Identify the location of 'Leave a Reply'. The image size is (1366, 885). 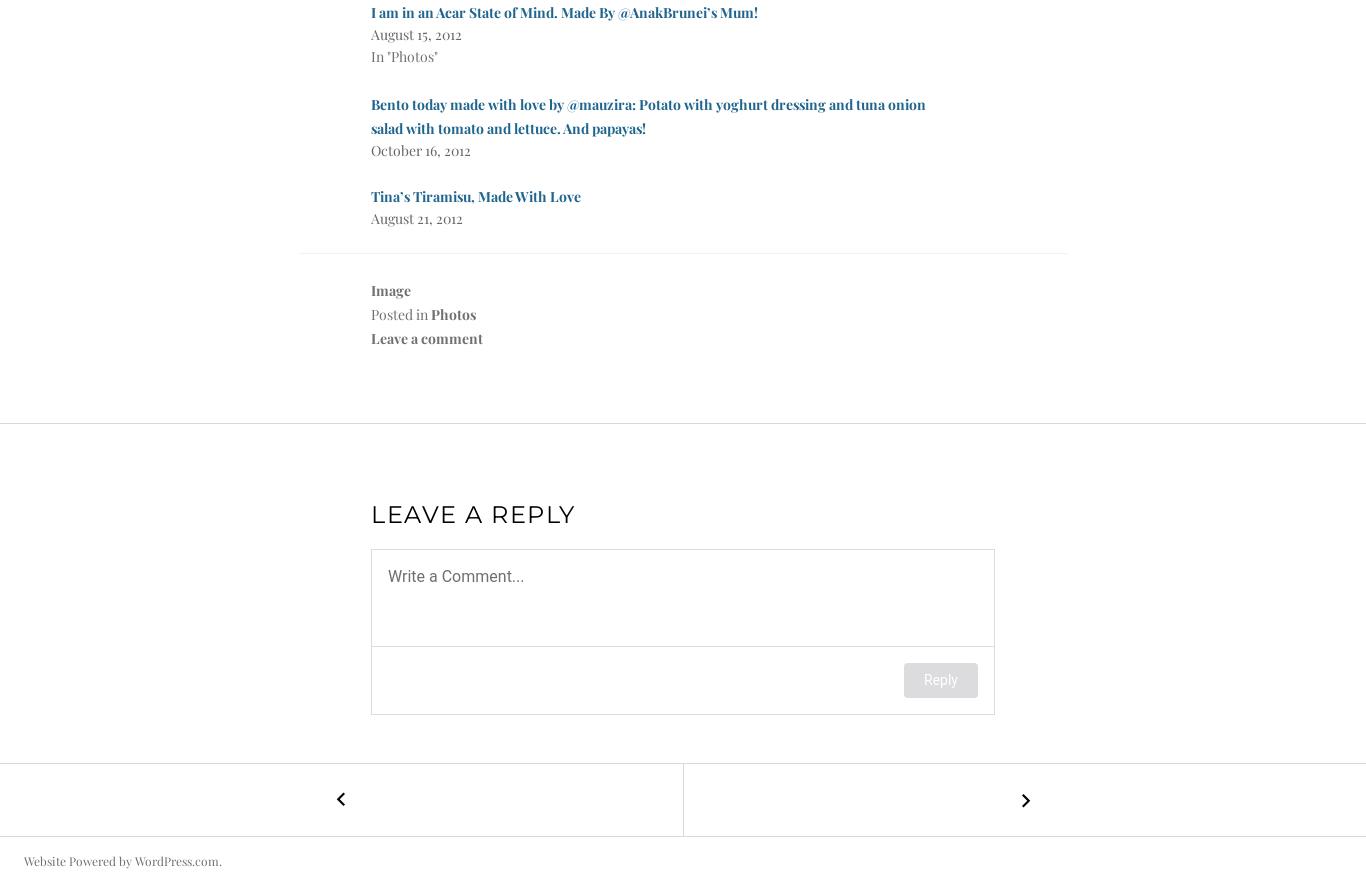
(473, 514).